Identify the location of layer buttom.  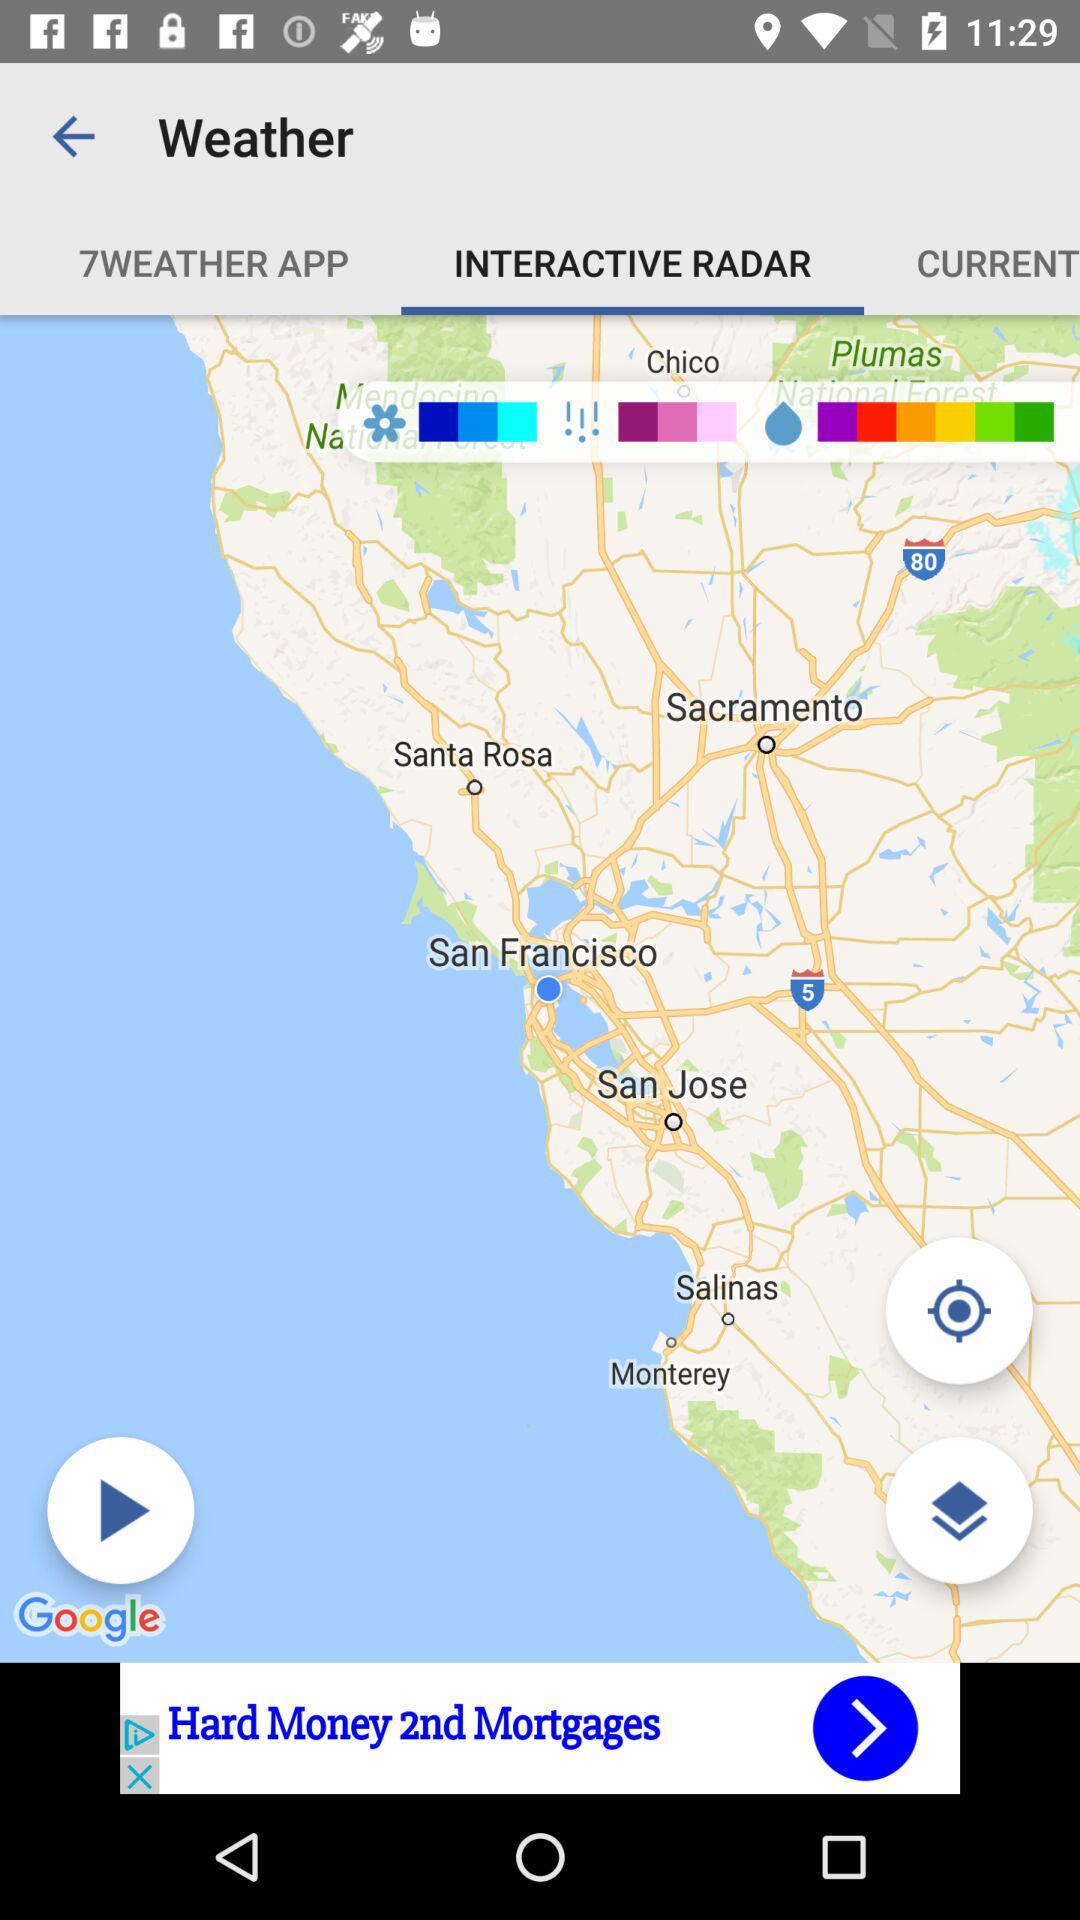
(958, 1510).